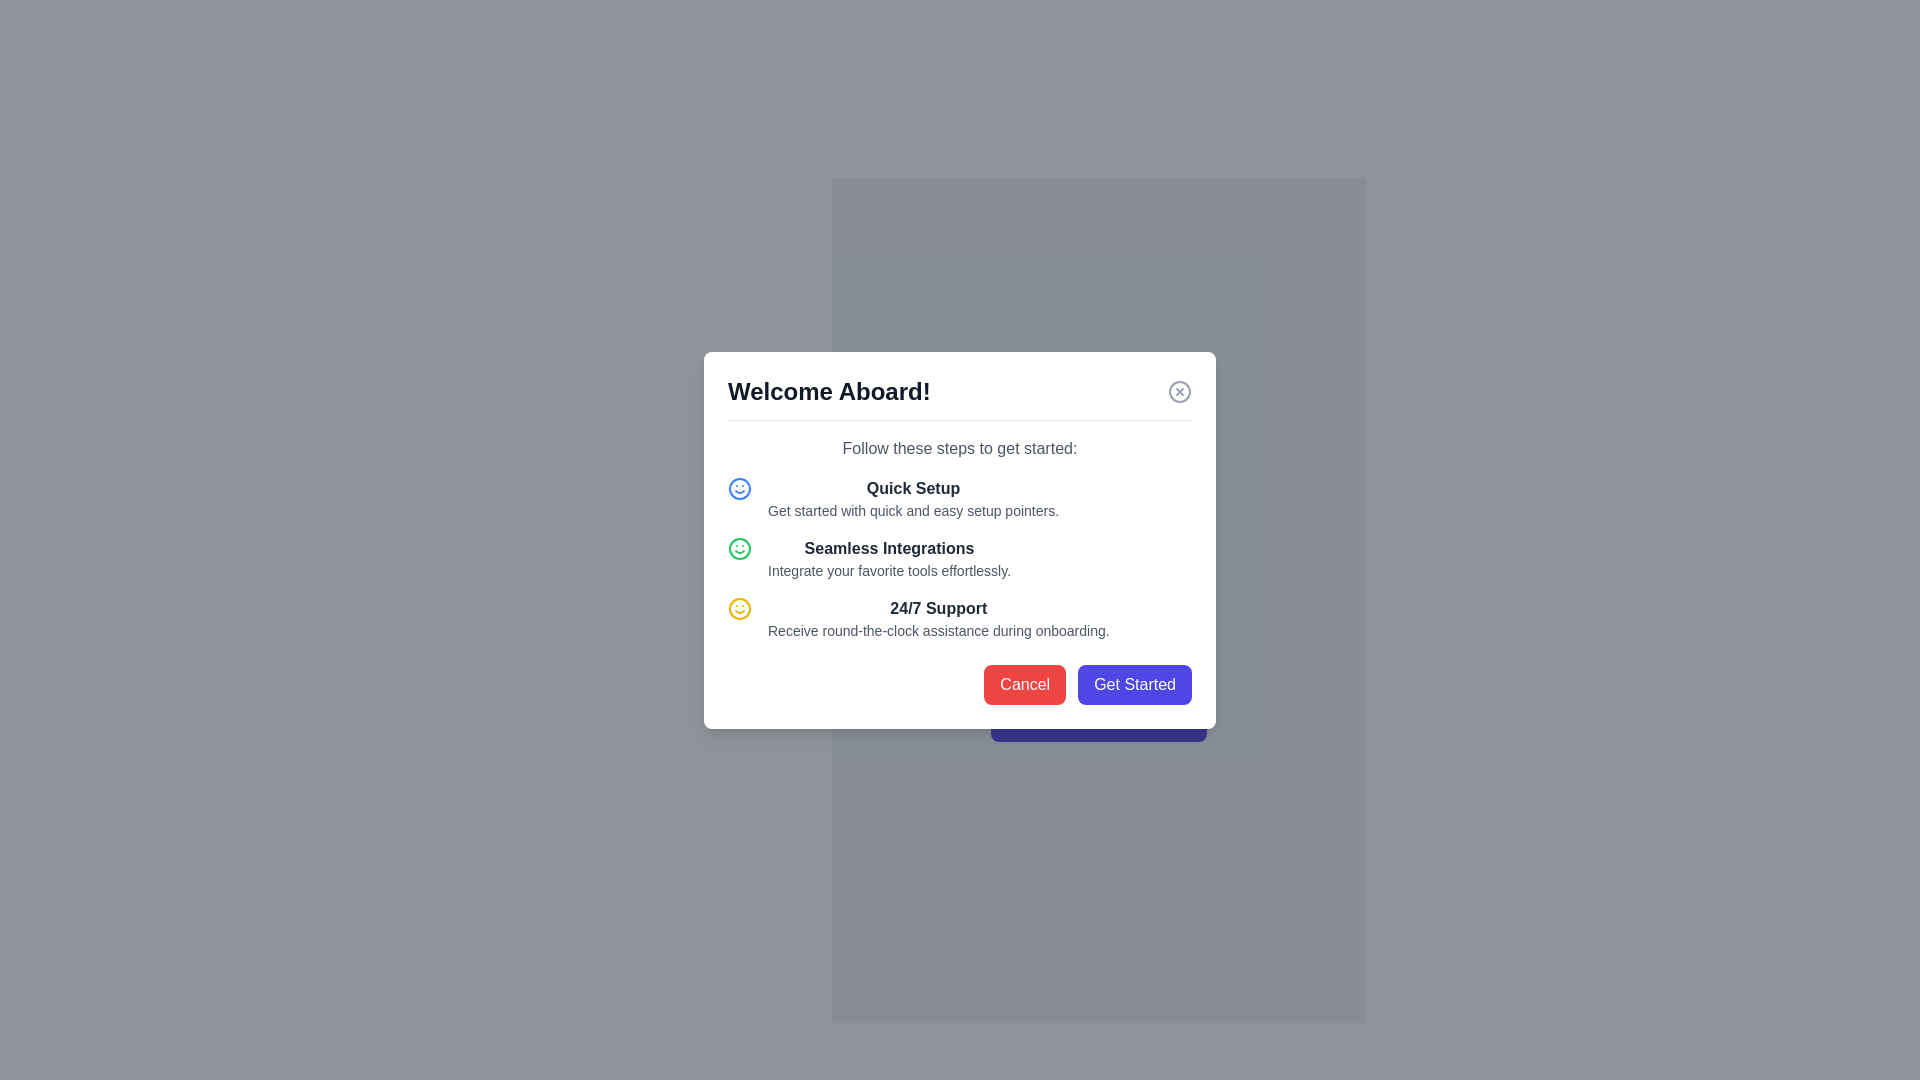 This screenshot has height=1080, width=1920. What do you see at coordinates (960, 558) in the screenshot?
I see `the text 'Seamless Integrations' in the Feature description block, which includes a green smiley face icon and a description below it` at bounding box center [960, 558].